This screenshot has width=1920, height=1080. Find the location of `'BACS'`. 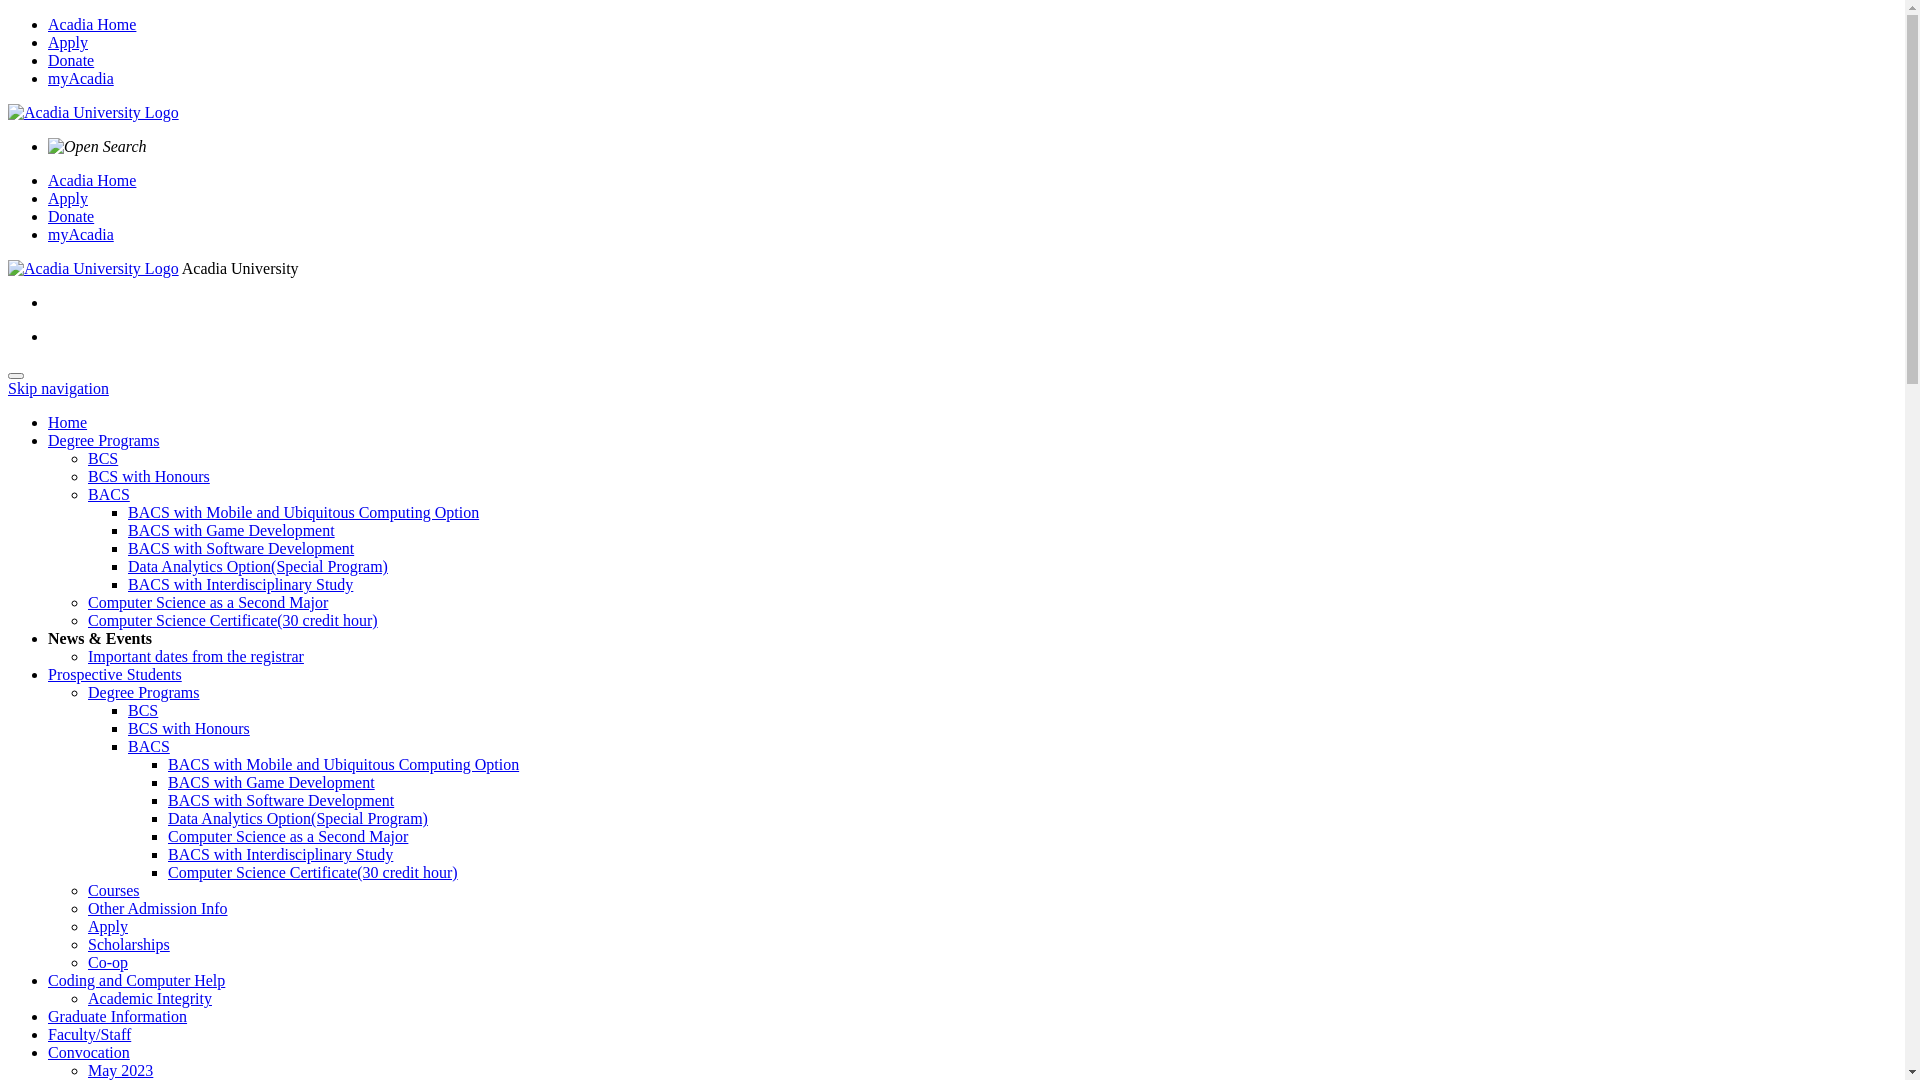

'BACS' is located at coordinates (108, 494).